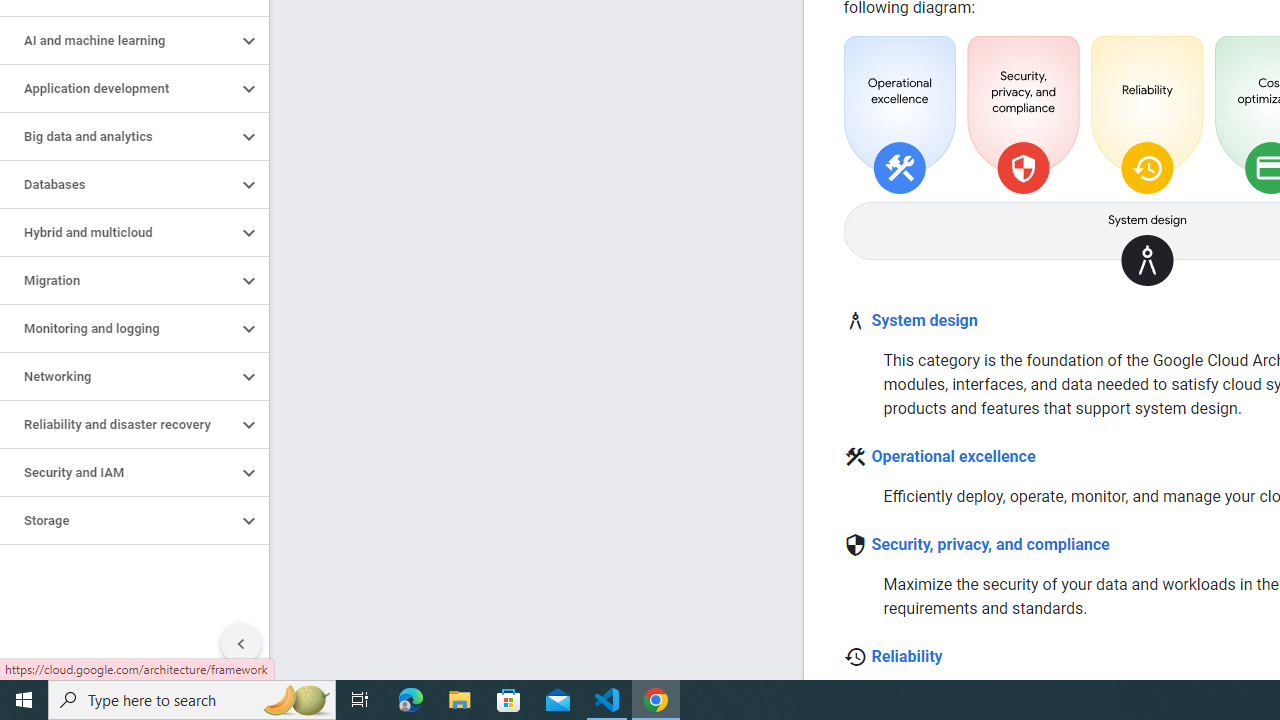  What do you see at coordinates (117, 185) in the screenshot?
I see `'Databases'` at bounding box center [117, 185].